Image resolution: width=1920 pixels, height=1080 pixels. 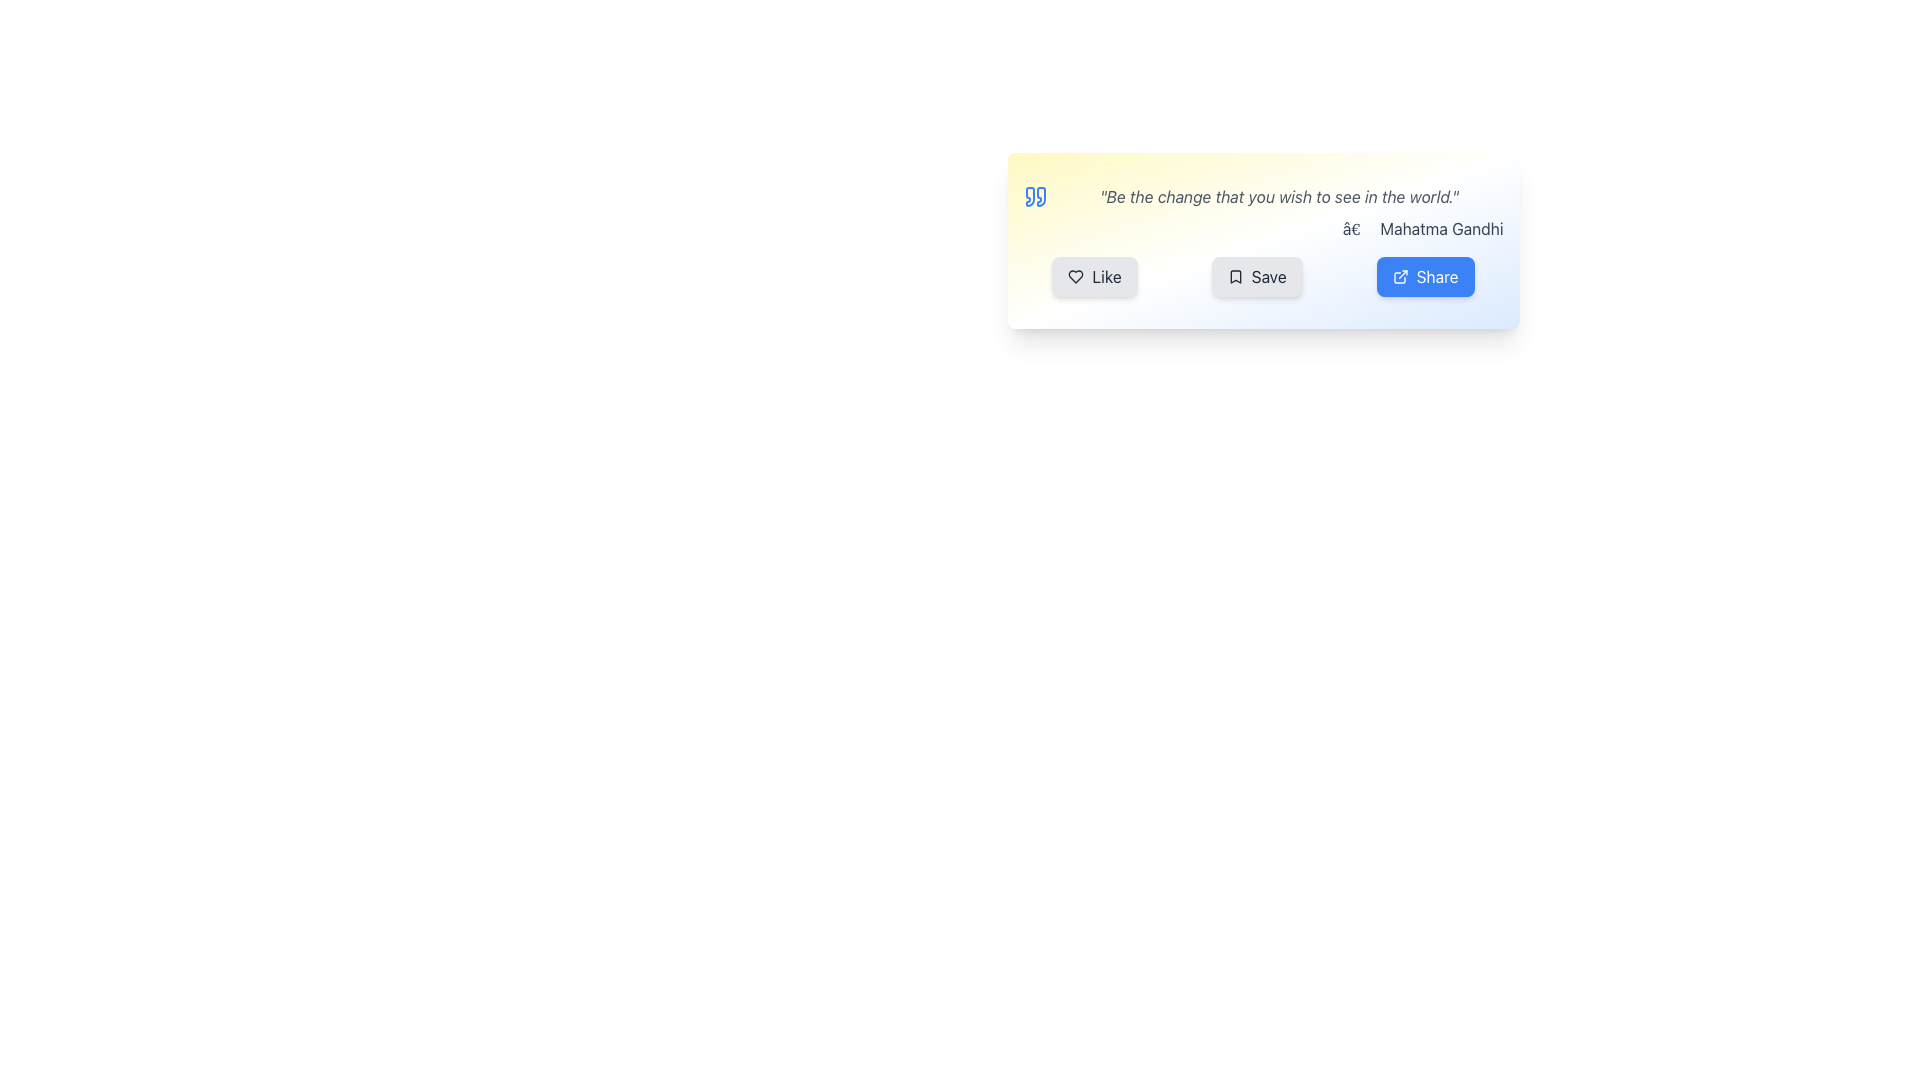 I want to click on the right quotation mark icon, which is the second symbol in the pair of quotation marks located at the top-left corner of the quote text box, so click(x=1040, y=196).